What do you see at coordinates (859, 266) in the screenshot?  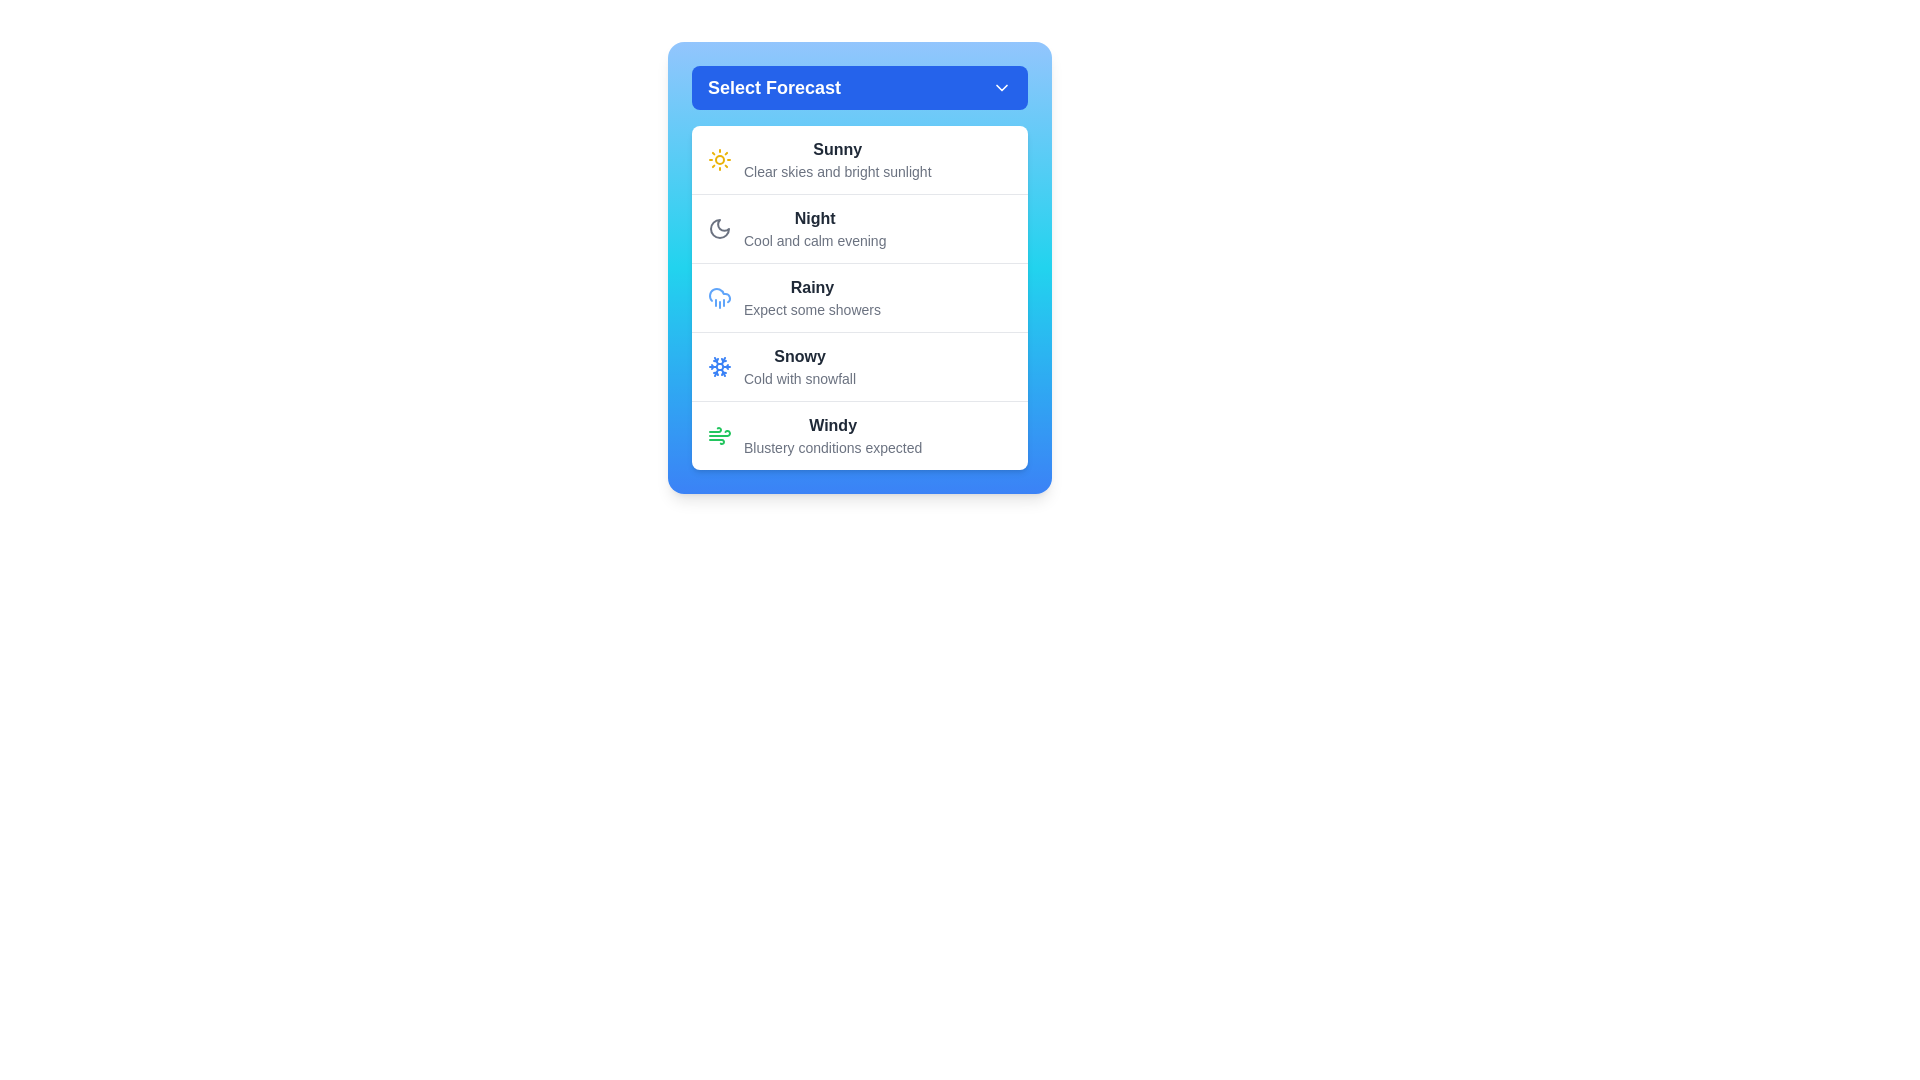 I see `the third item in the blue gradient dropdown menu, which is labeled 'Rainy Expect some showers'` at bounding box center [859, 266].